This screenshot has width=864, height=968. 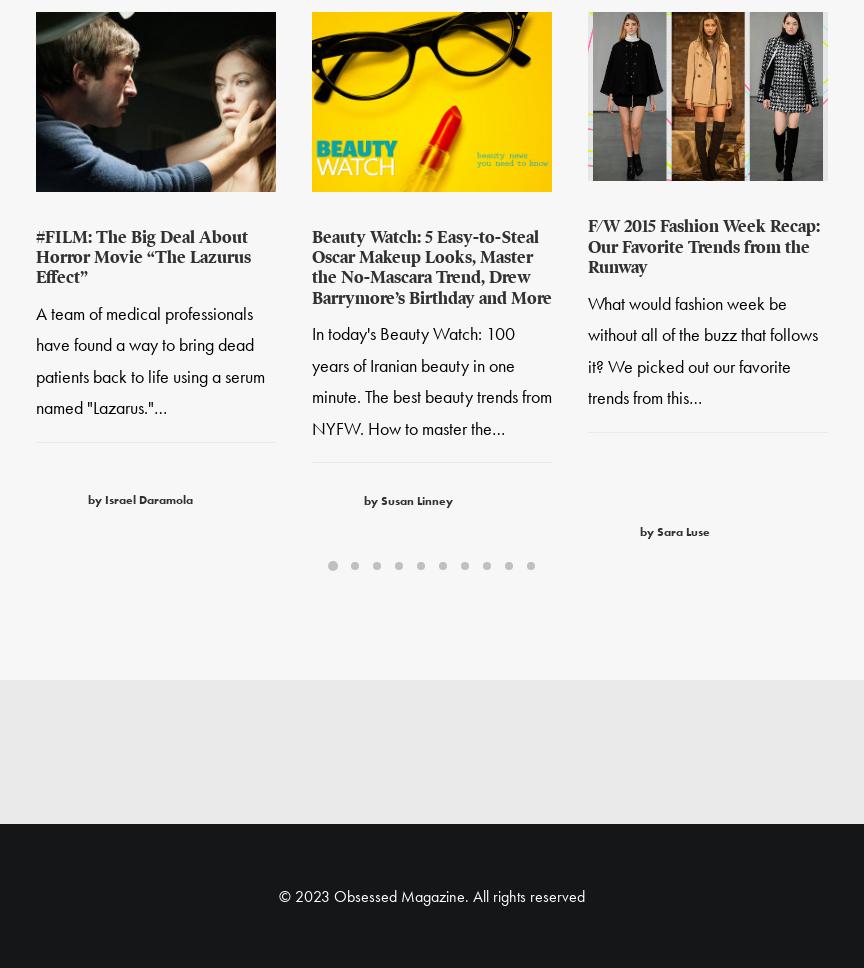 I want to click on 'In today's Beauty Watch: 100 years of Iranian beauty in one minute. The best beauty trends from NYFW. How to master the…', so click(x=432, y=382).